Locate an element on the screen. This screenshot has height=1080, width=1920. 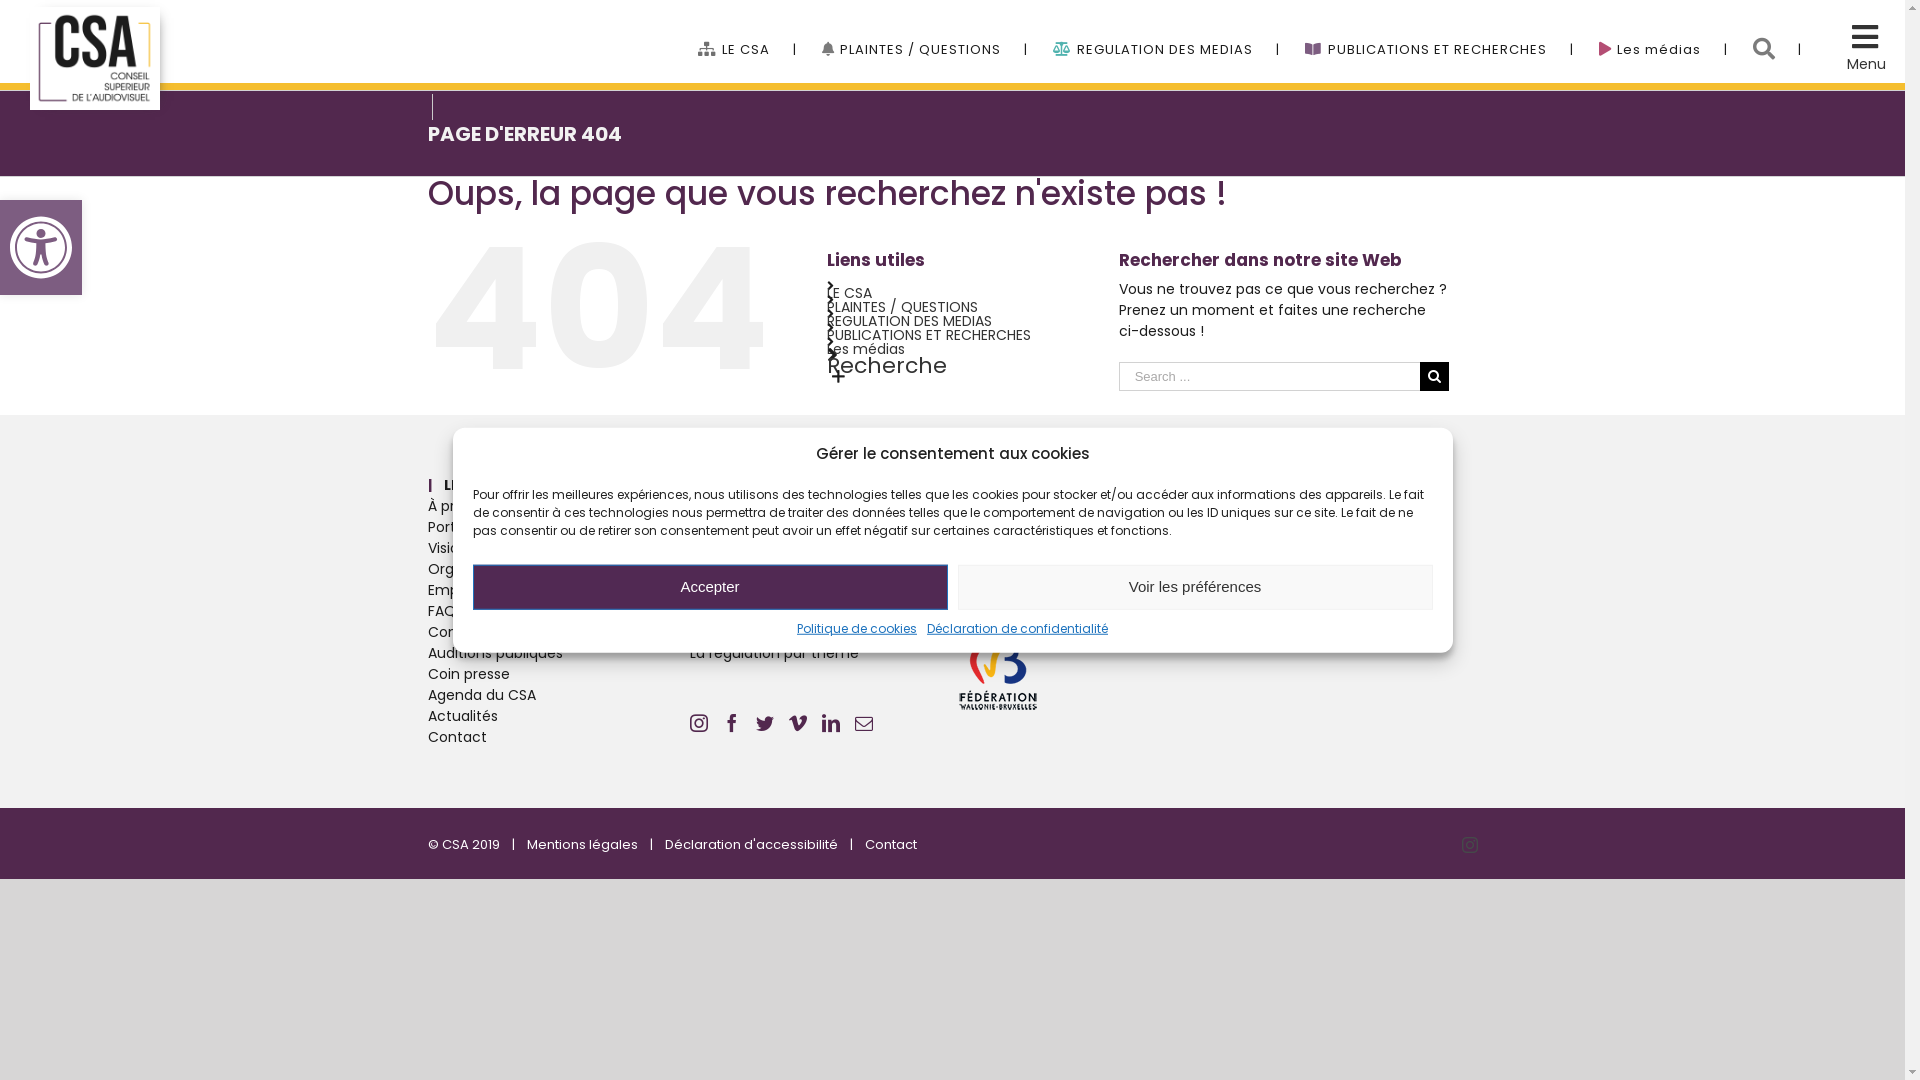
'REGULATION DES MEDIAS' is located at coordinates (1166, 29).